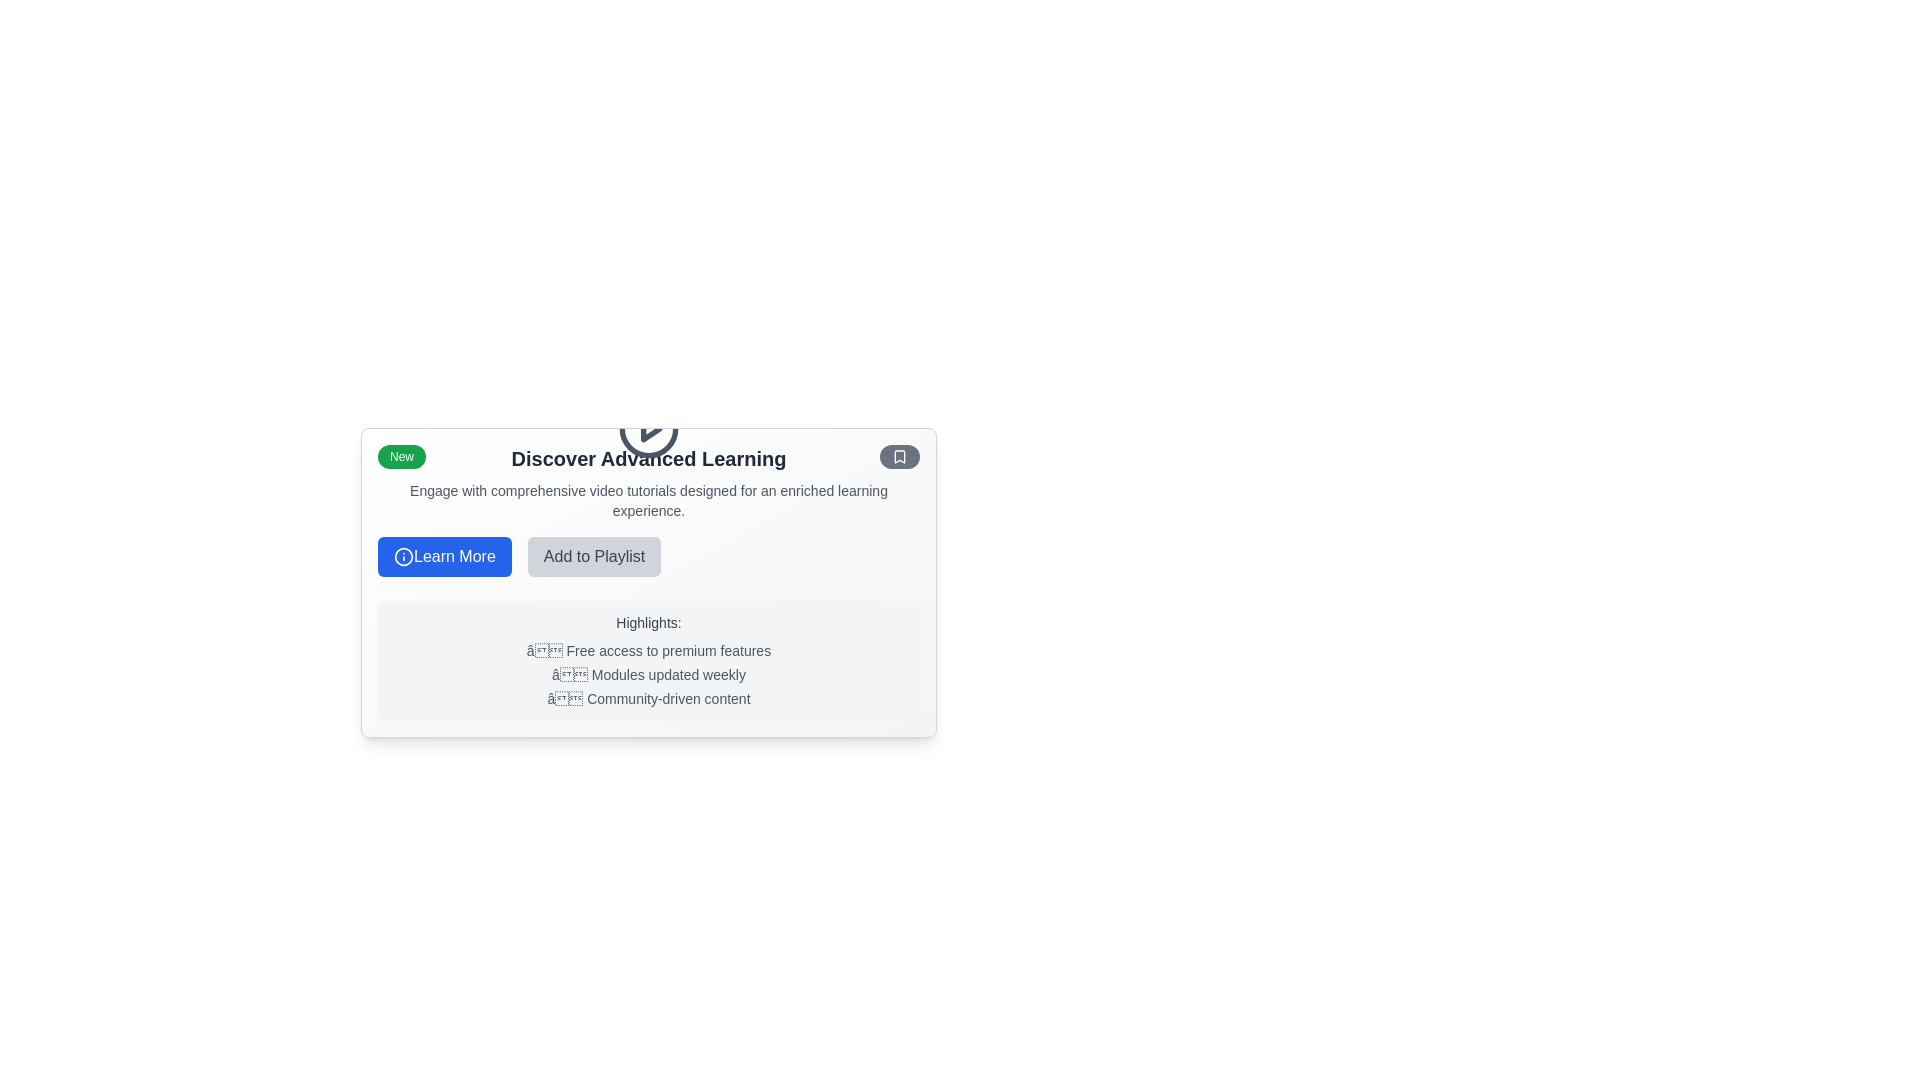 Image resolution: width=1920 pixels, height=1080 pixels. Describe the element at coordinates (648, 697) in the screenshot. I see `informational static text that highlights community-driven content, which is the third item in a vertical list located in the highlights section of the displayed panel` at that location.